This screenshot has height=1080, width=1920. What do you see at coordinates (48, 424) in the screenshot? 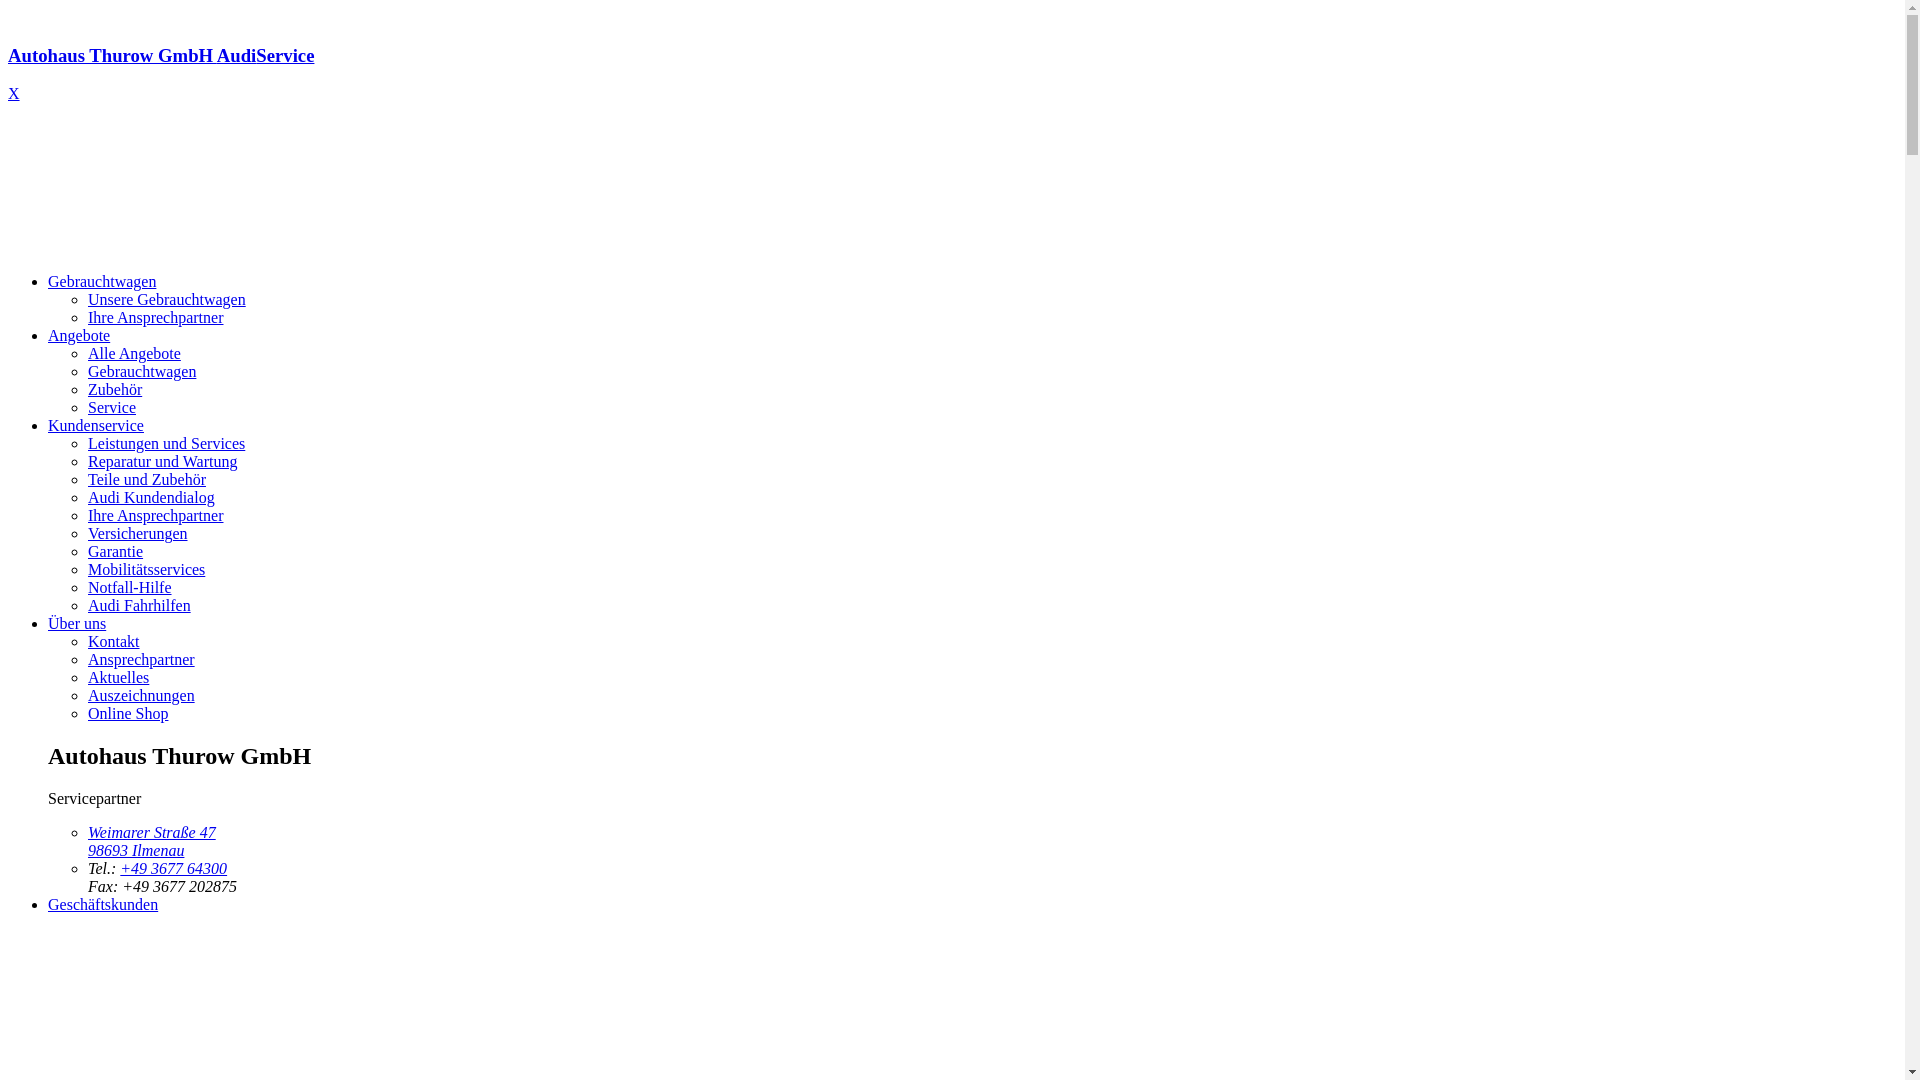
I see `'Kundenservice'` at bounding box center [48, 424].